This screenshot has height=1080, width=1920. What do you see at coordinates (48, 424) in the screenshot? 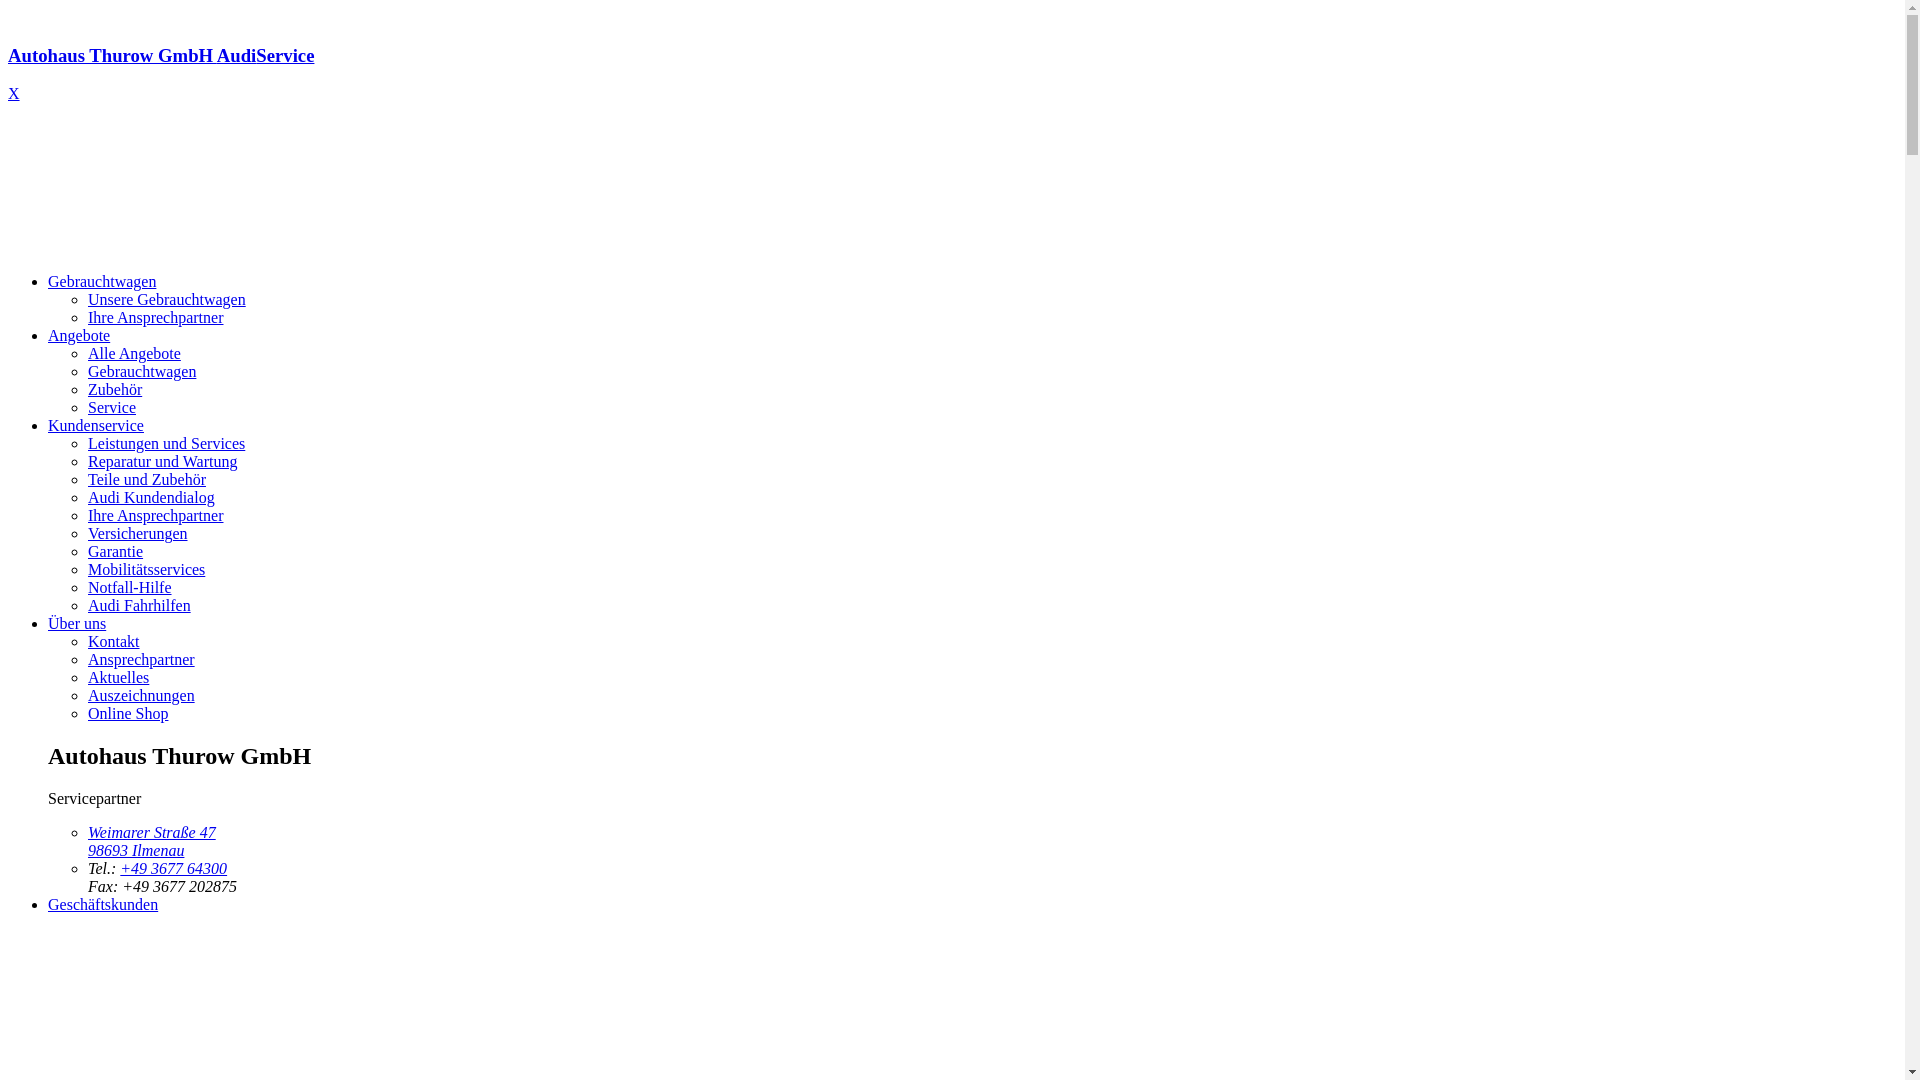
I see `'Kundenservice'` at bounding box center [48, 424].